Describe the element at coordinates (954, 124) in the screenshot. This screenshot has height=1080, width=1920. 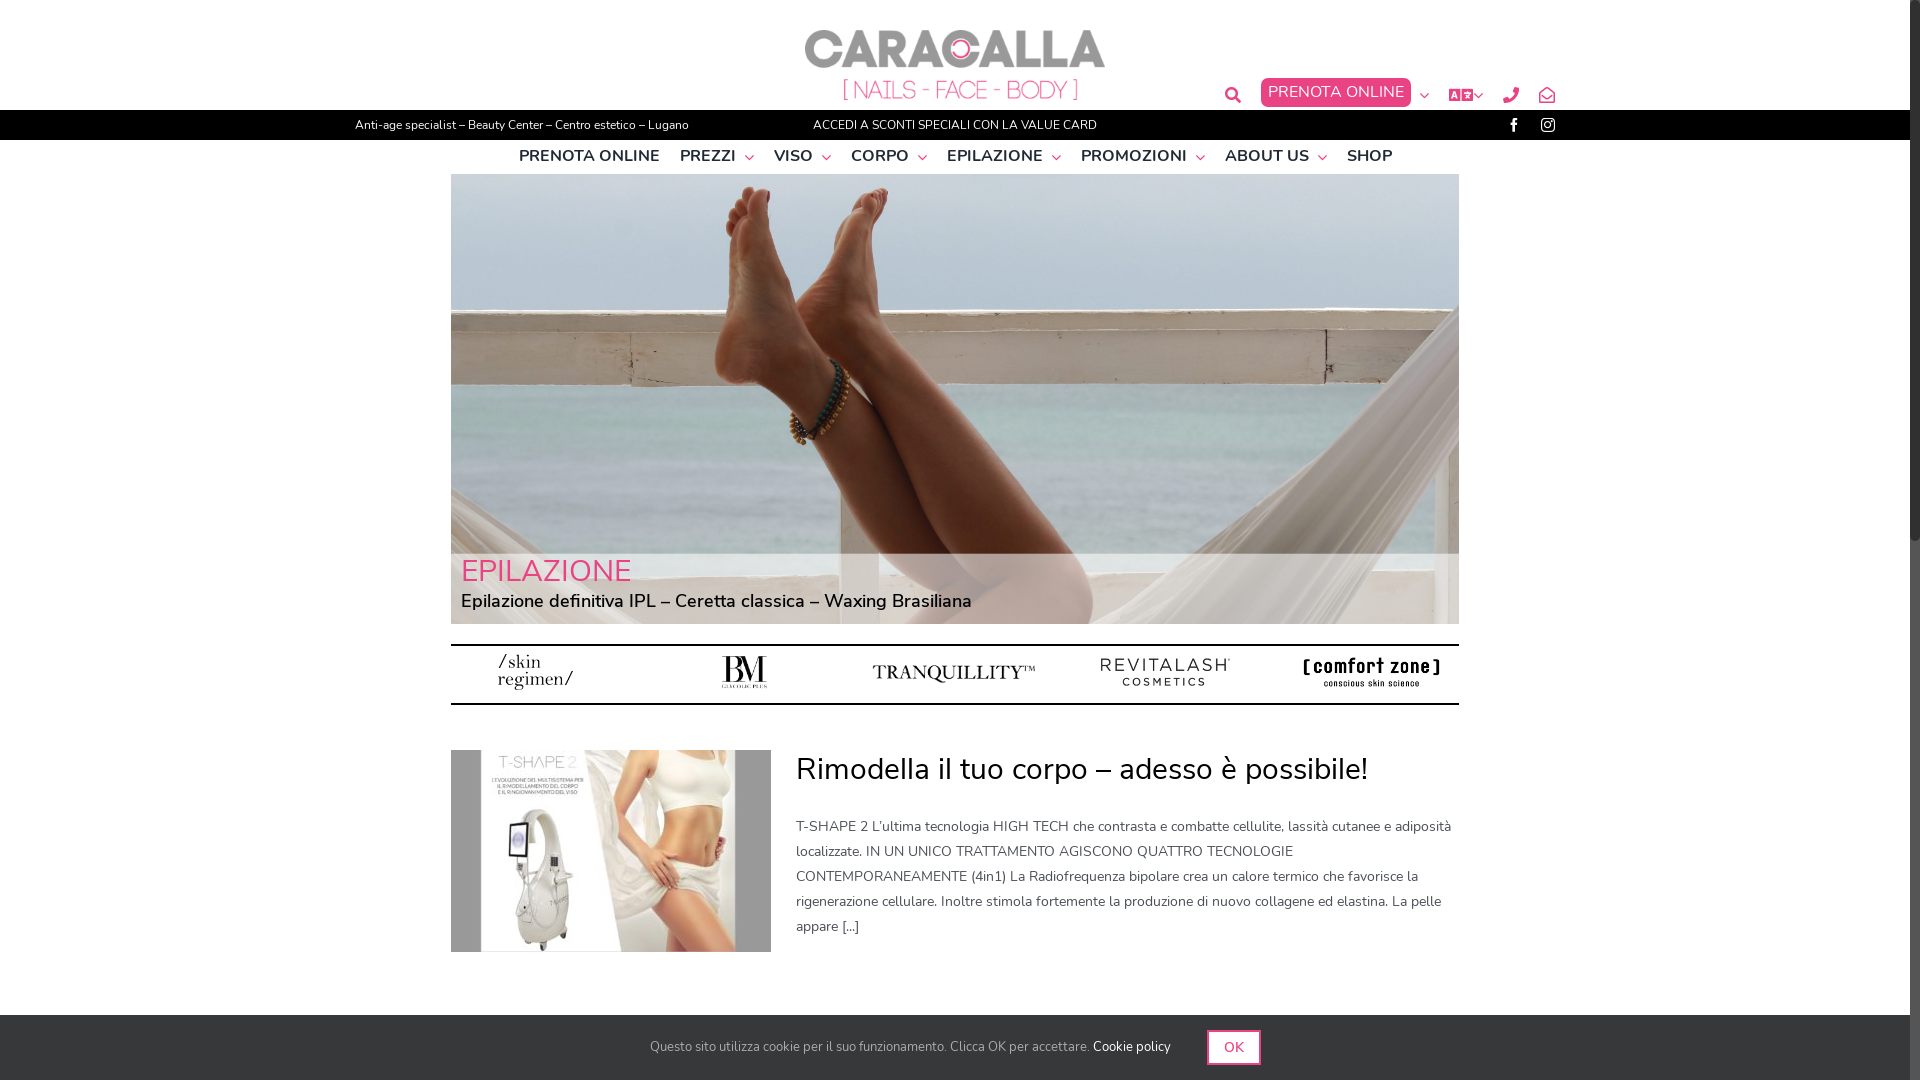
I see `'ACCEDI A SCONTI SPECIALI CON LA VALUE CARD'` at that location.